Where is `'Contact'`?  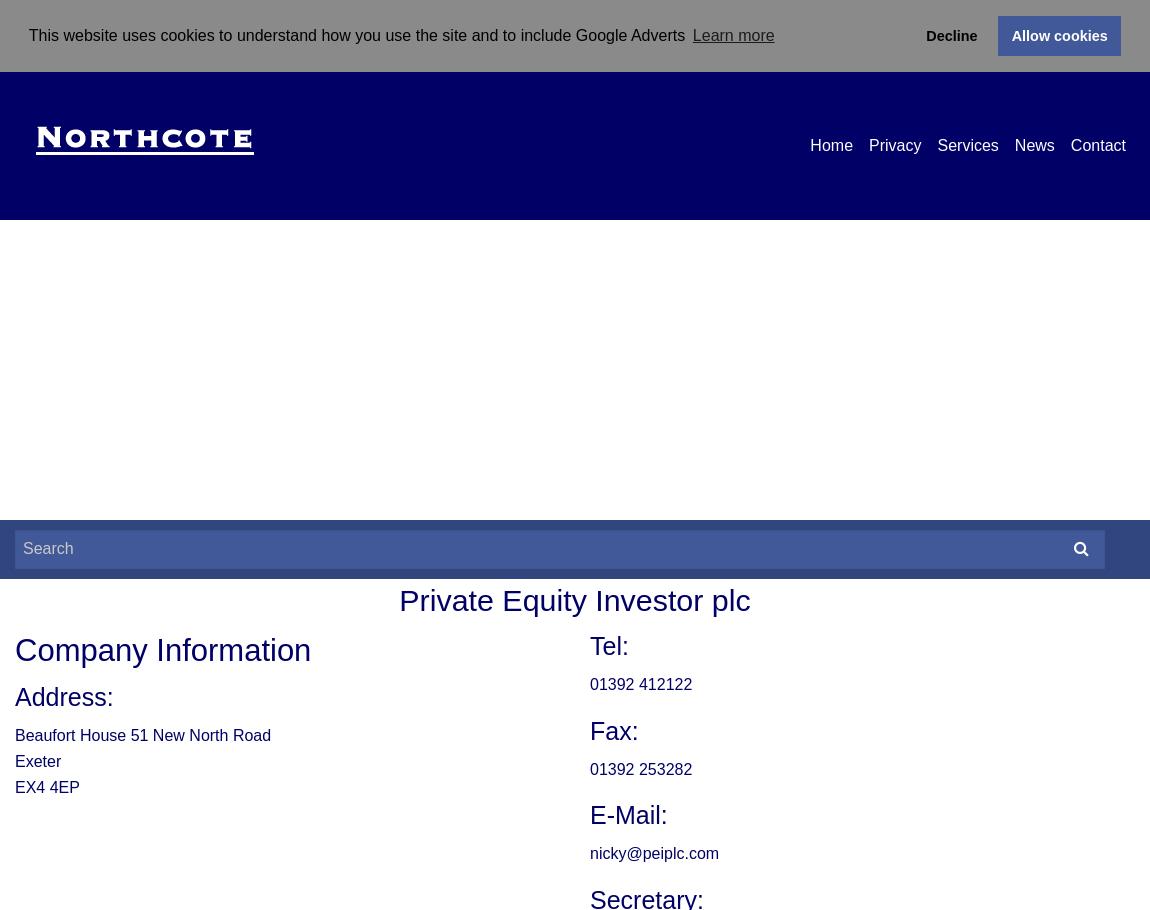
'Contact' is located at coordinates (1069, 143).